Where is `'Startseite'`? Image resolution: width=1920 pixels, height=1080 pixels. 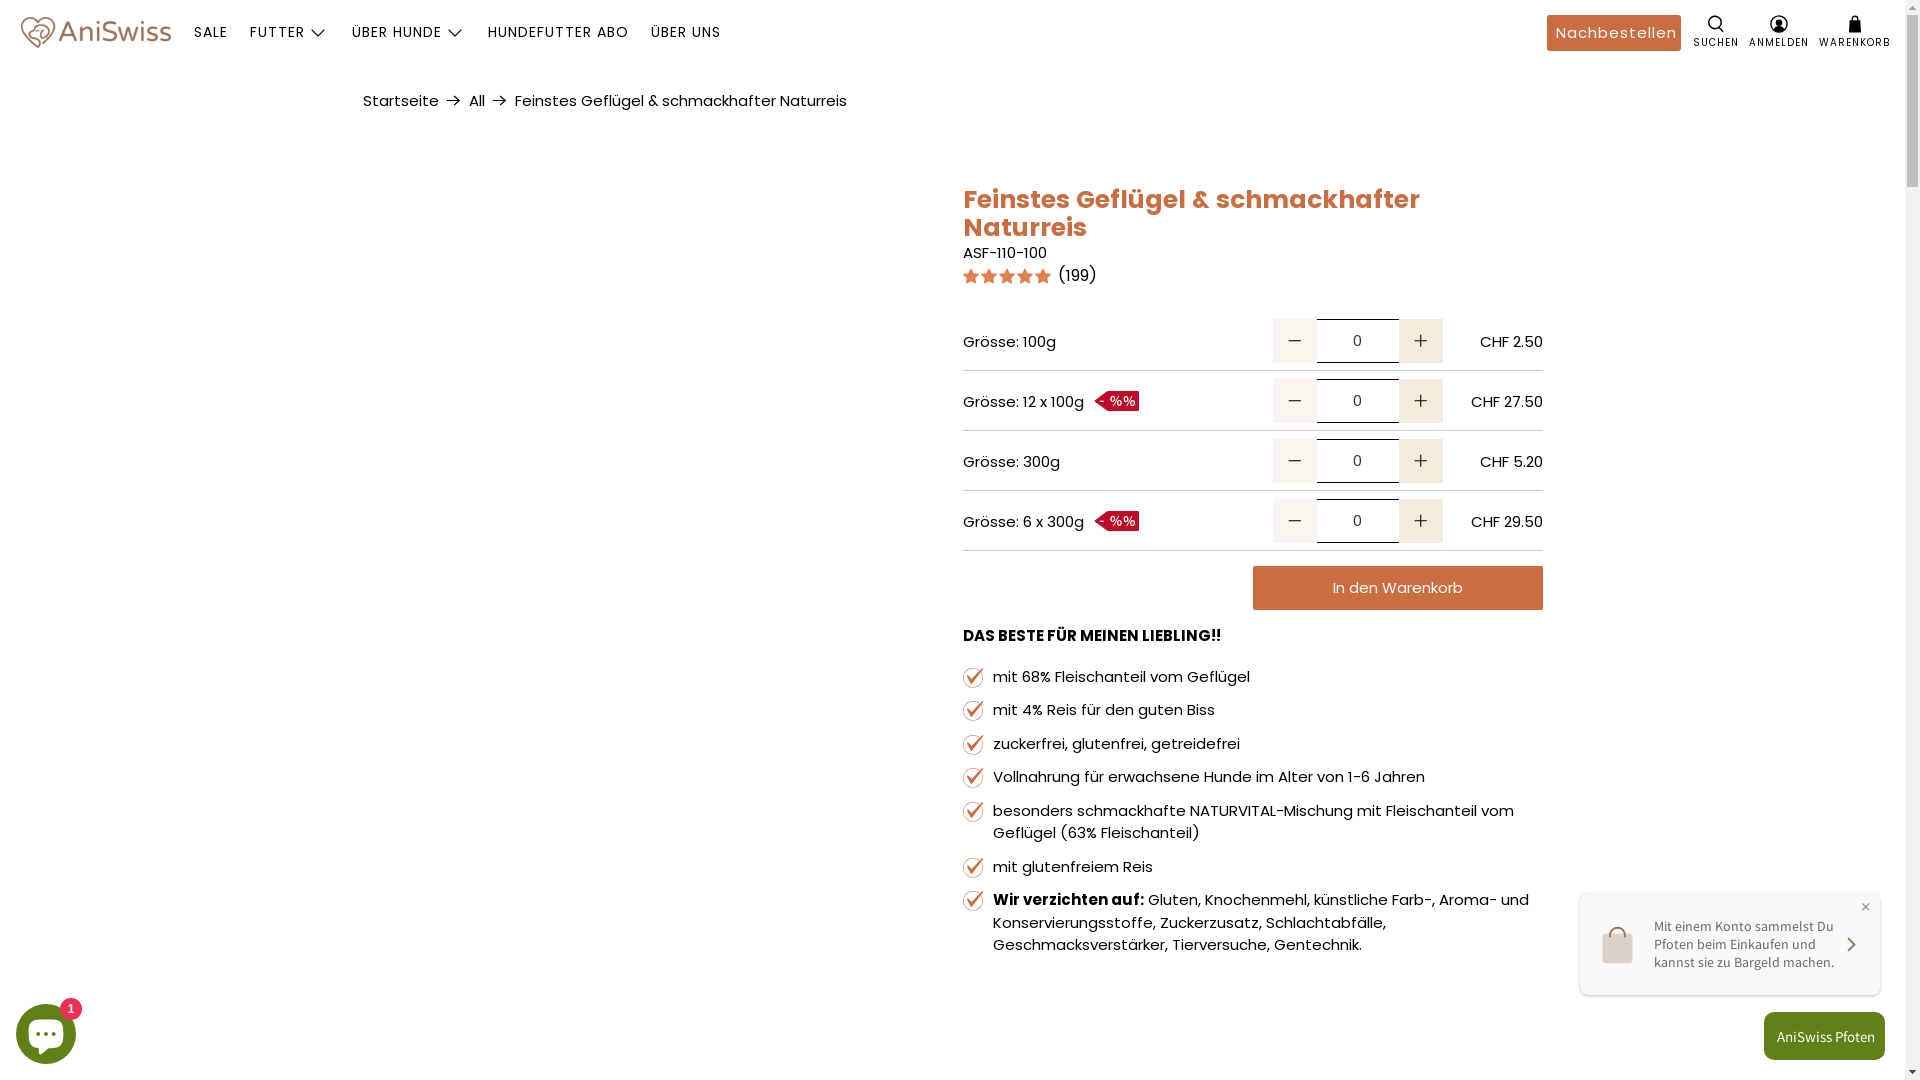
'Startseite' is located at coordinates (361, 100).